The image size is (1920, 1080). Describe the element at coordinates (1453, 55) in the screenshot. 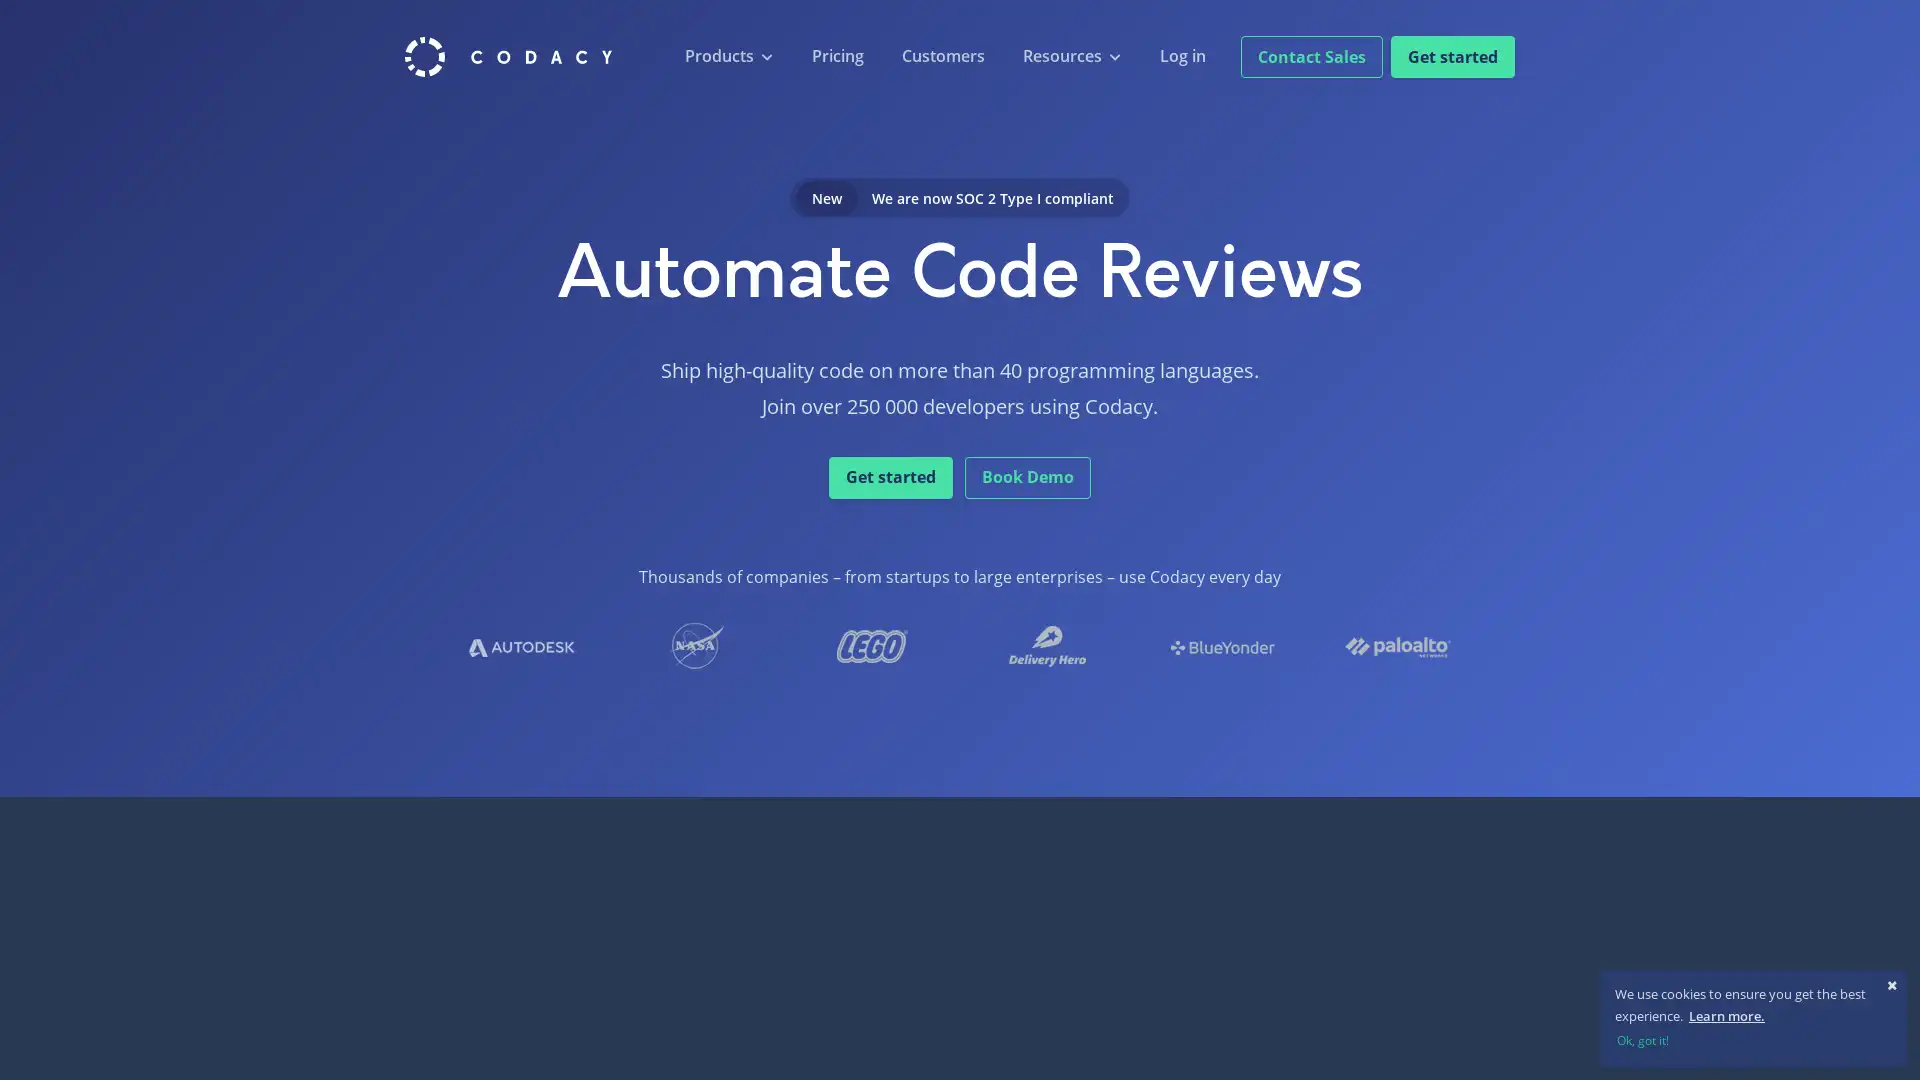

I see `Get started` at that location.